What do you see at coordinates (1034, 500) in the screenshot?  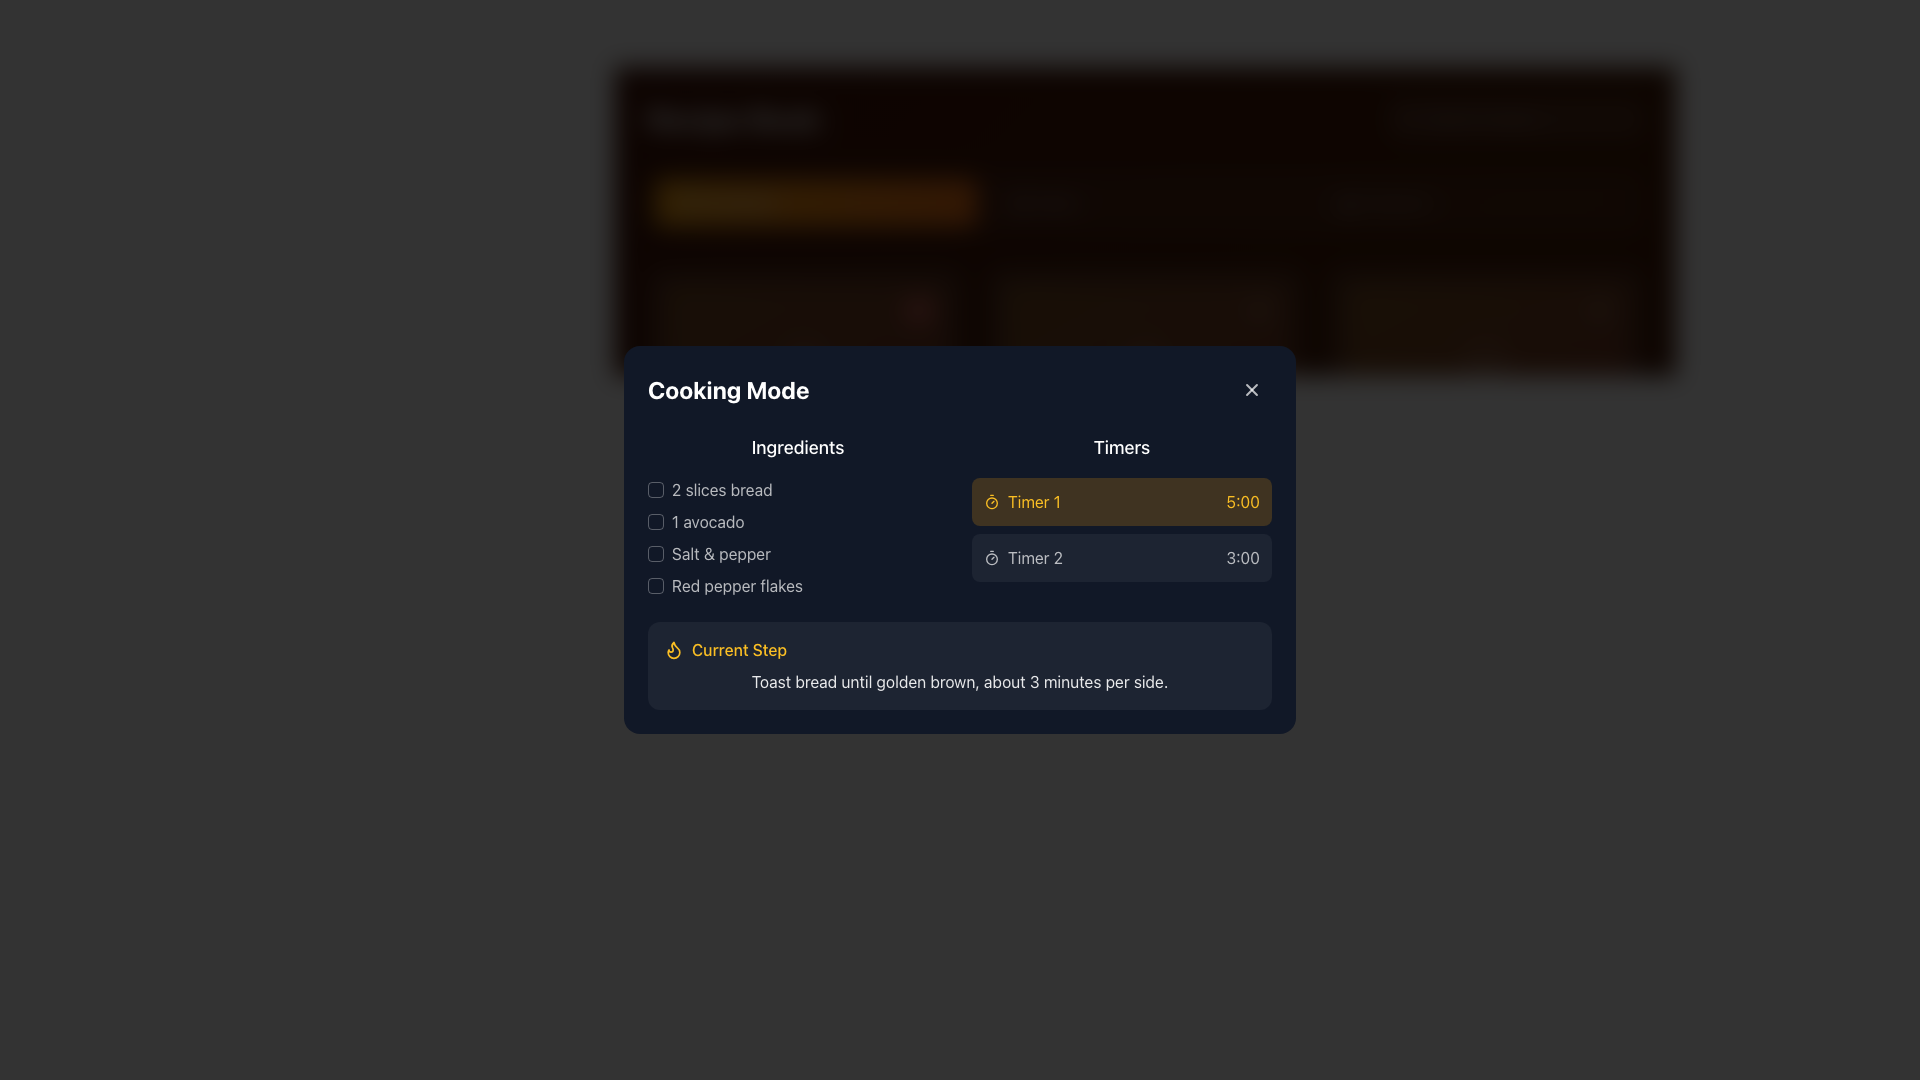 I see `the label element identifying the timer as 'Timer 1', which is centrally aligned in the 'Timers' section next to the clock icon` at bounding box center [1034, 500].